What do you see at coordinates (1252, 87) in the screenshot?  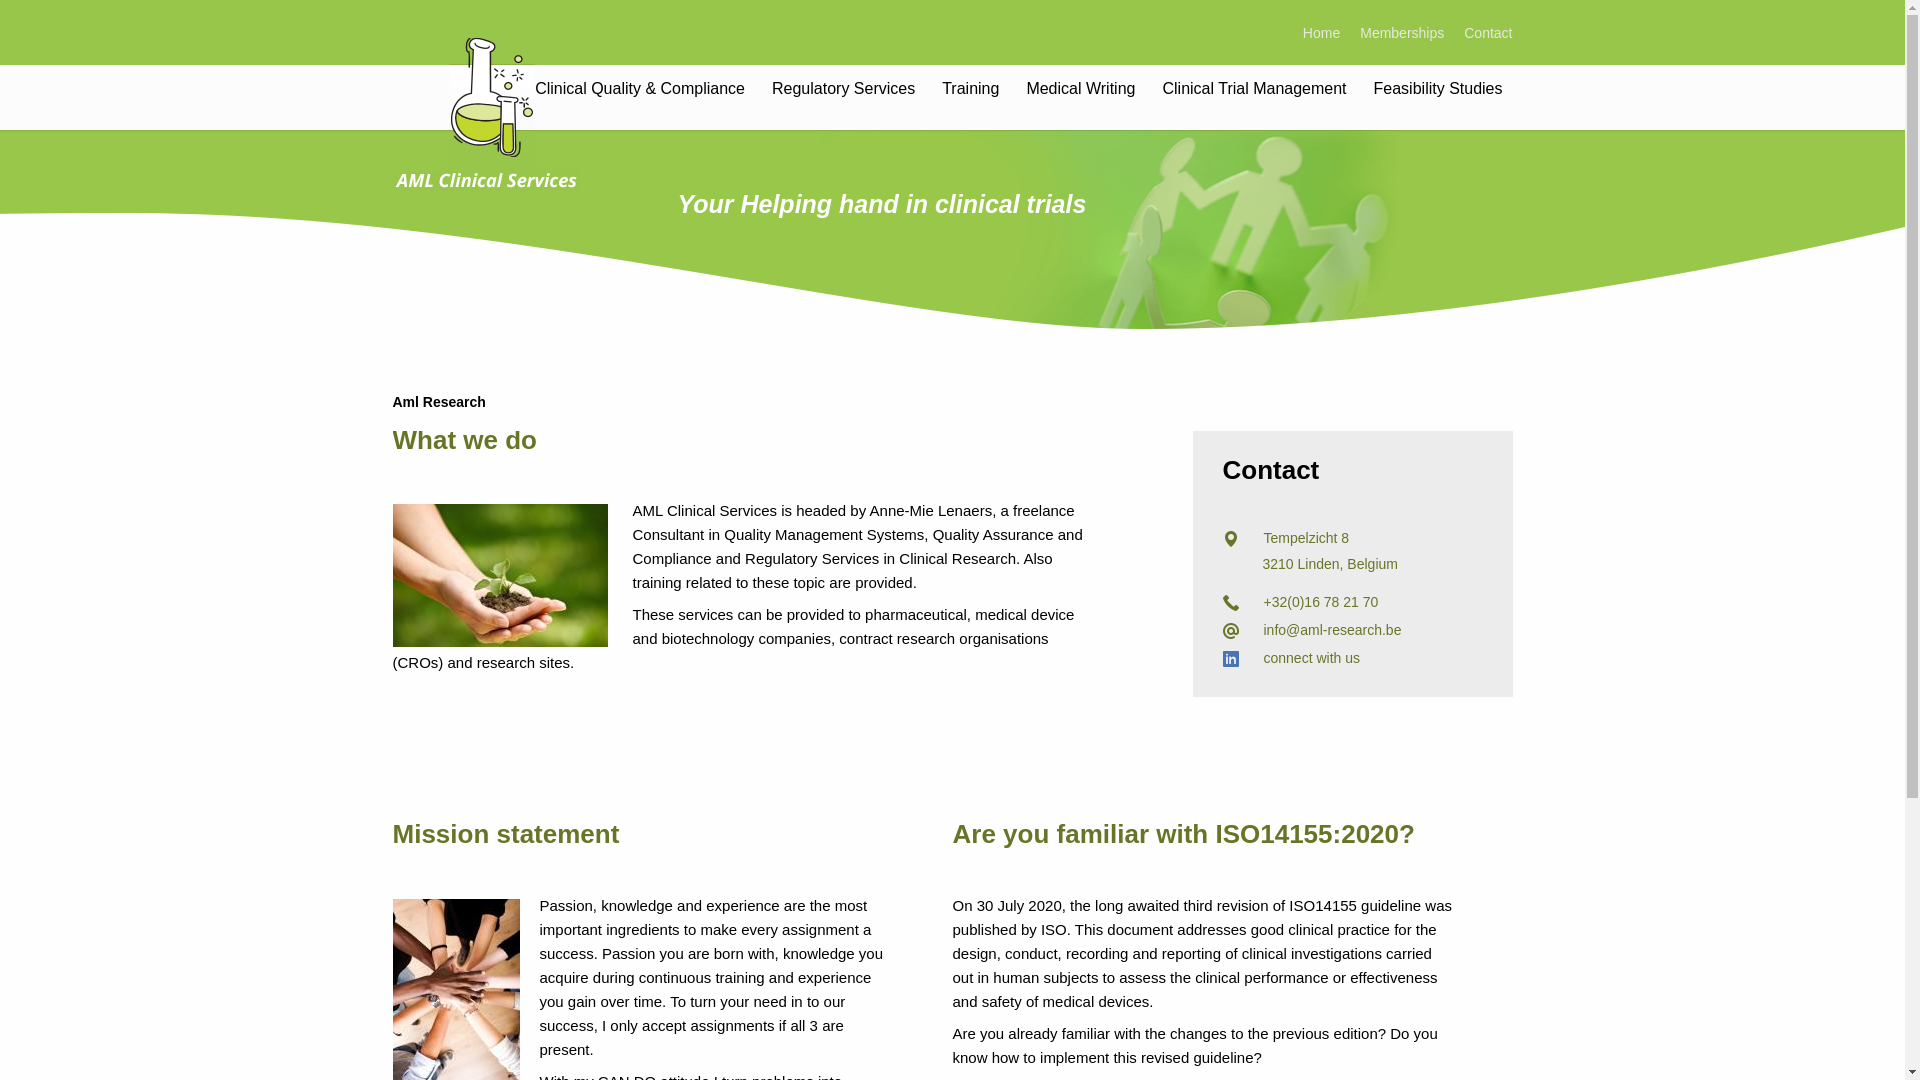 I see `'Clinical Trial Management'` at bounding box center [1252, 87].